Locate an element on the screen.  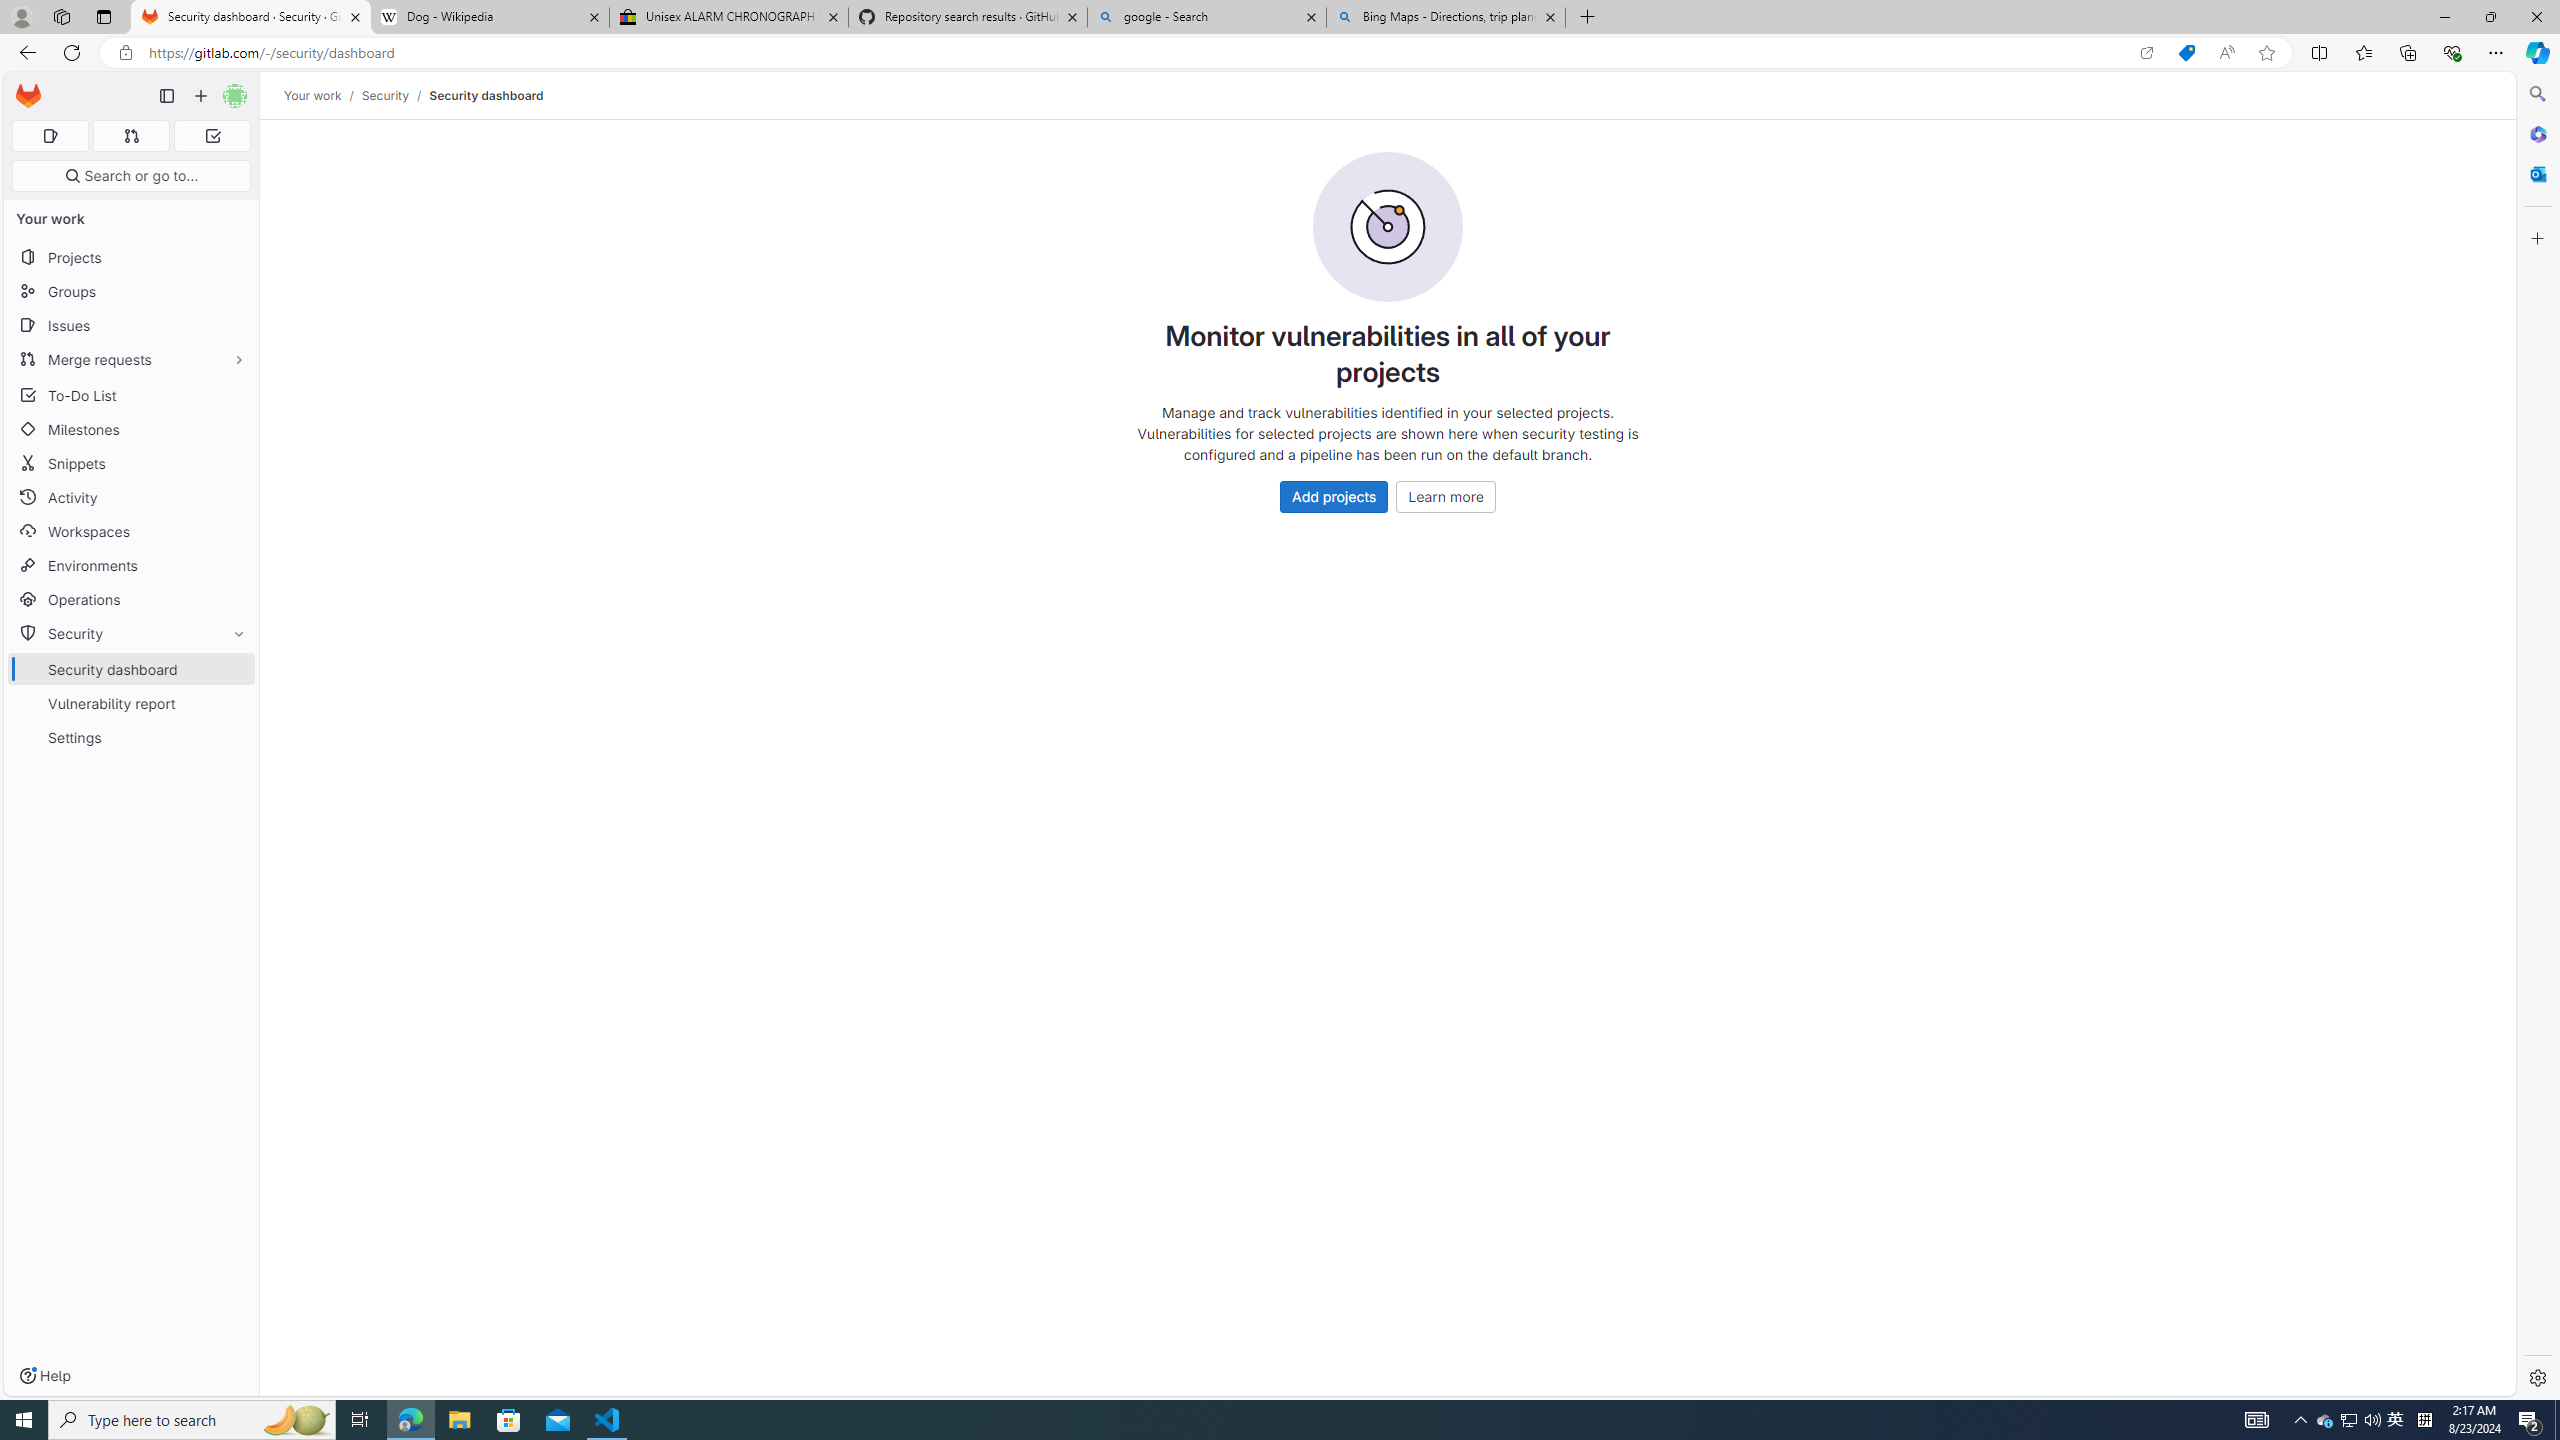
'Projects' is located at coordinates (130, 256).